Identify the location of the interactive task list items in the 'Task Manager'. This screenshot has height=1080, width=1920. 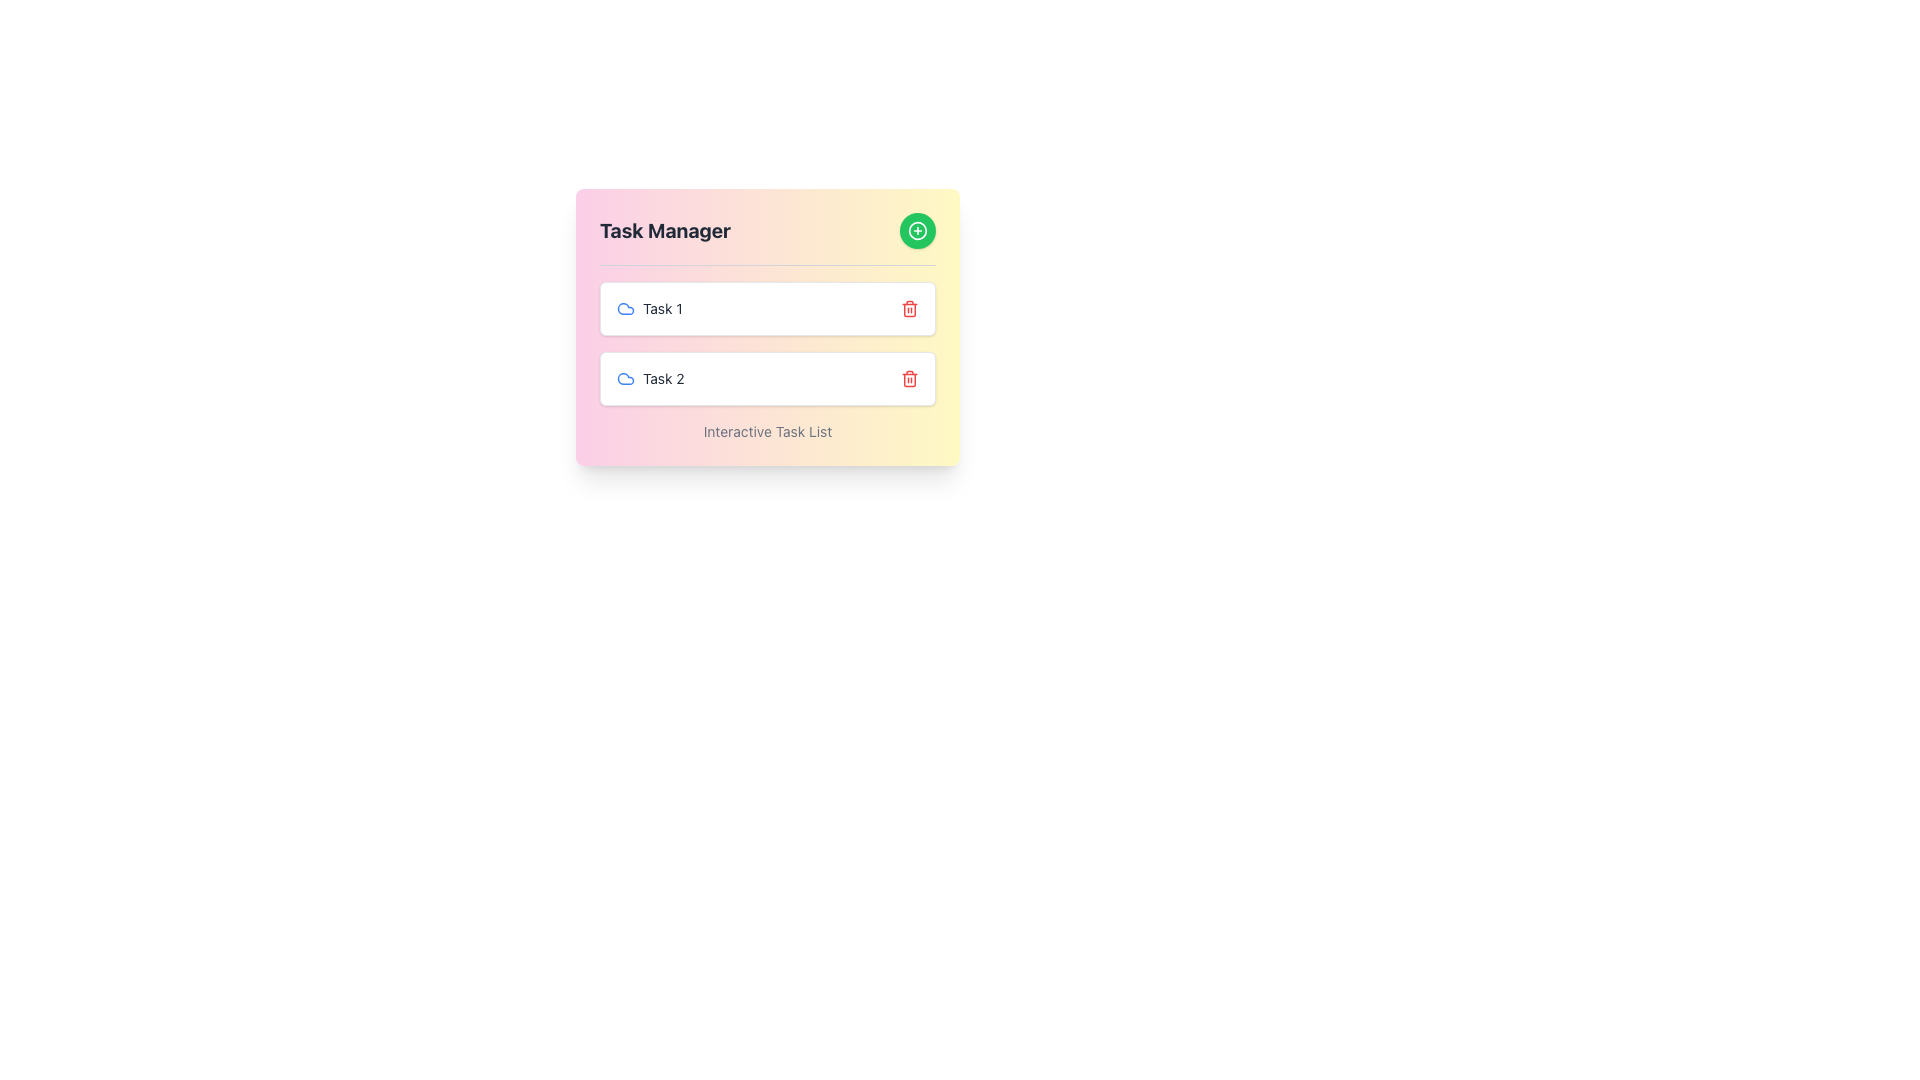
(767, 342).